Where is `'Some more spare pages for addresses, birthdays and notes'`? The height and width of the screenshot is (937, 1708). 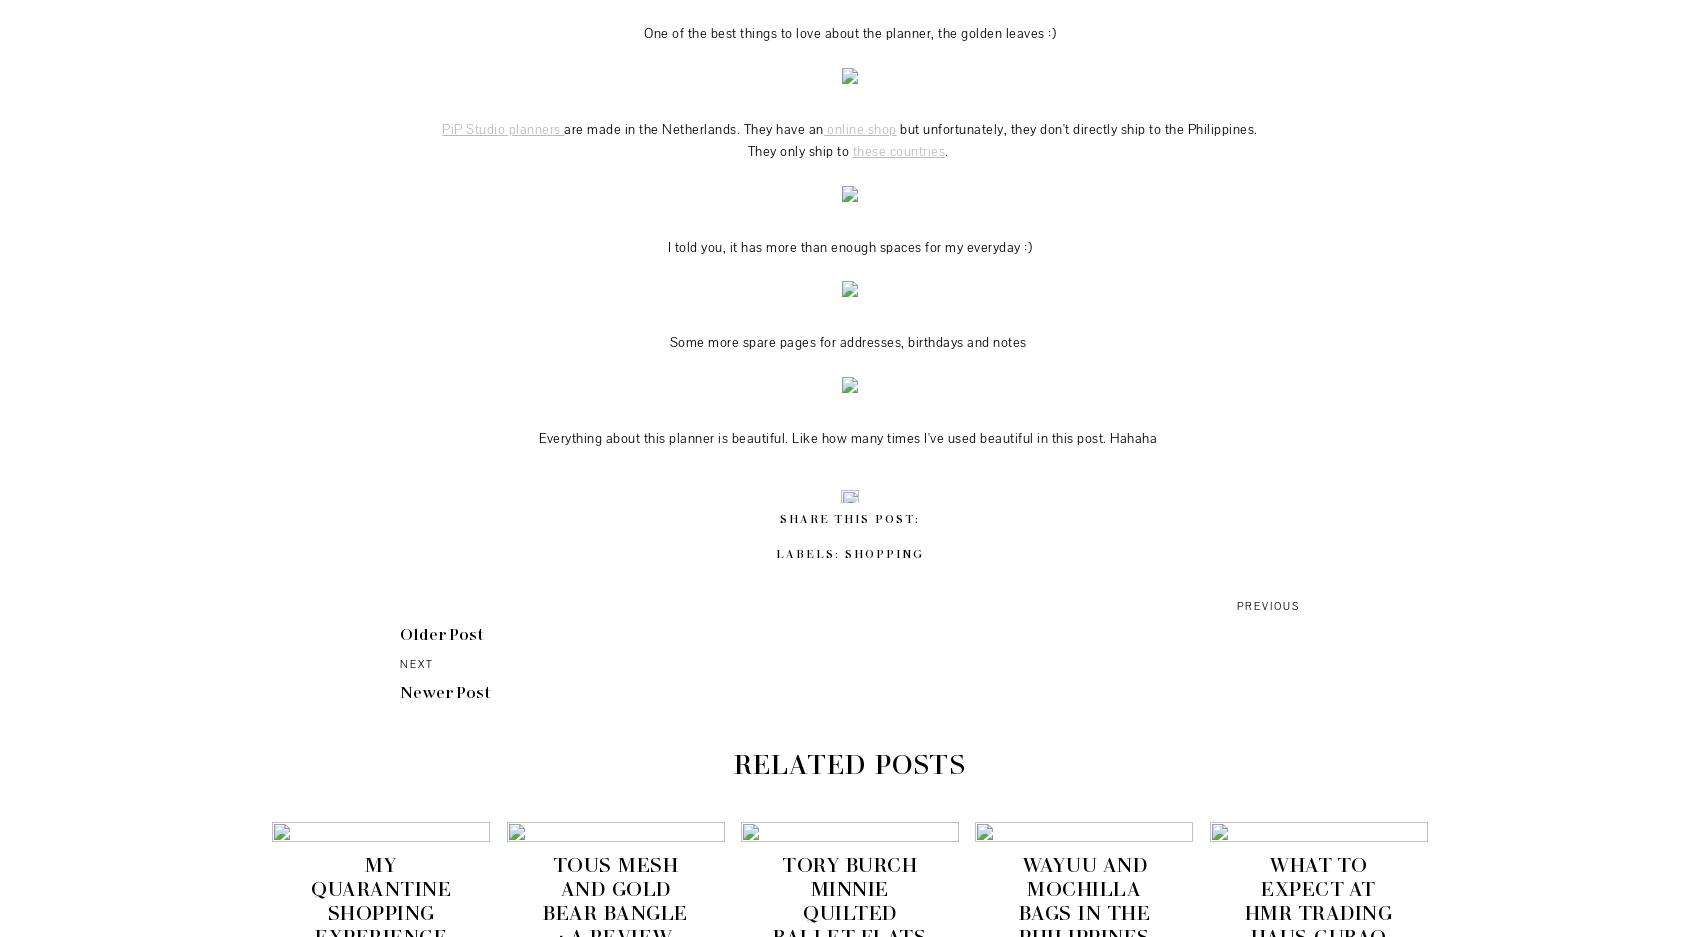
'Some more spare pages for addresses, birthdays and notes' is located at coordinates (849, 343).